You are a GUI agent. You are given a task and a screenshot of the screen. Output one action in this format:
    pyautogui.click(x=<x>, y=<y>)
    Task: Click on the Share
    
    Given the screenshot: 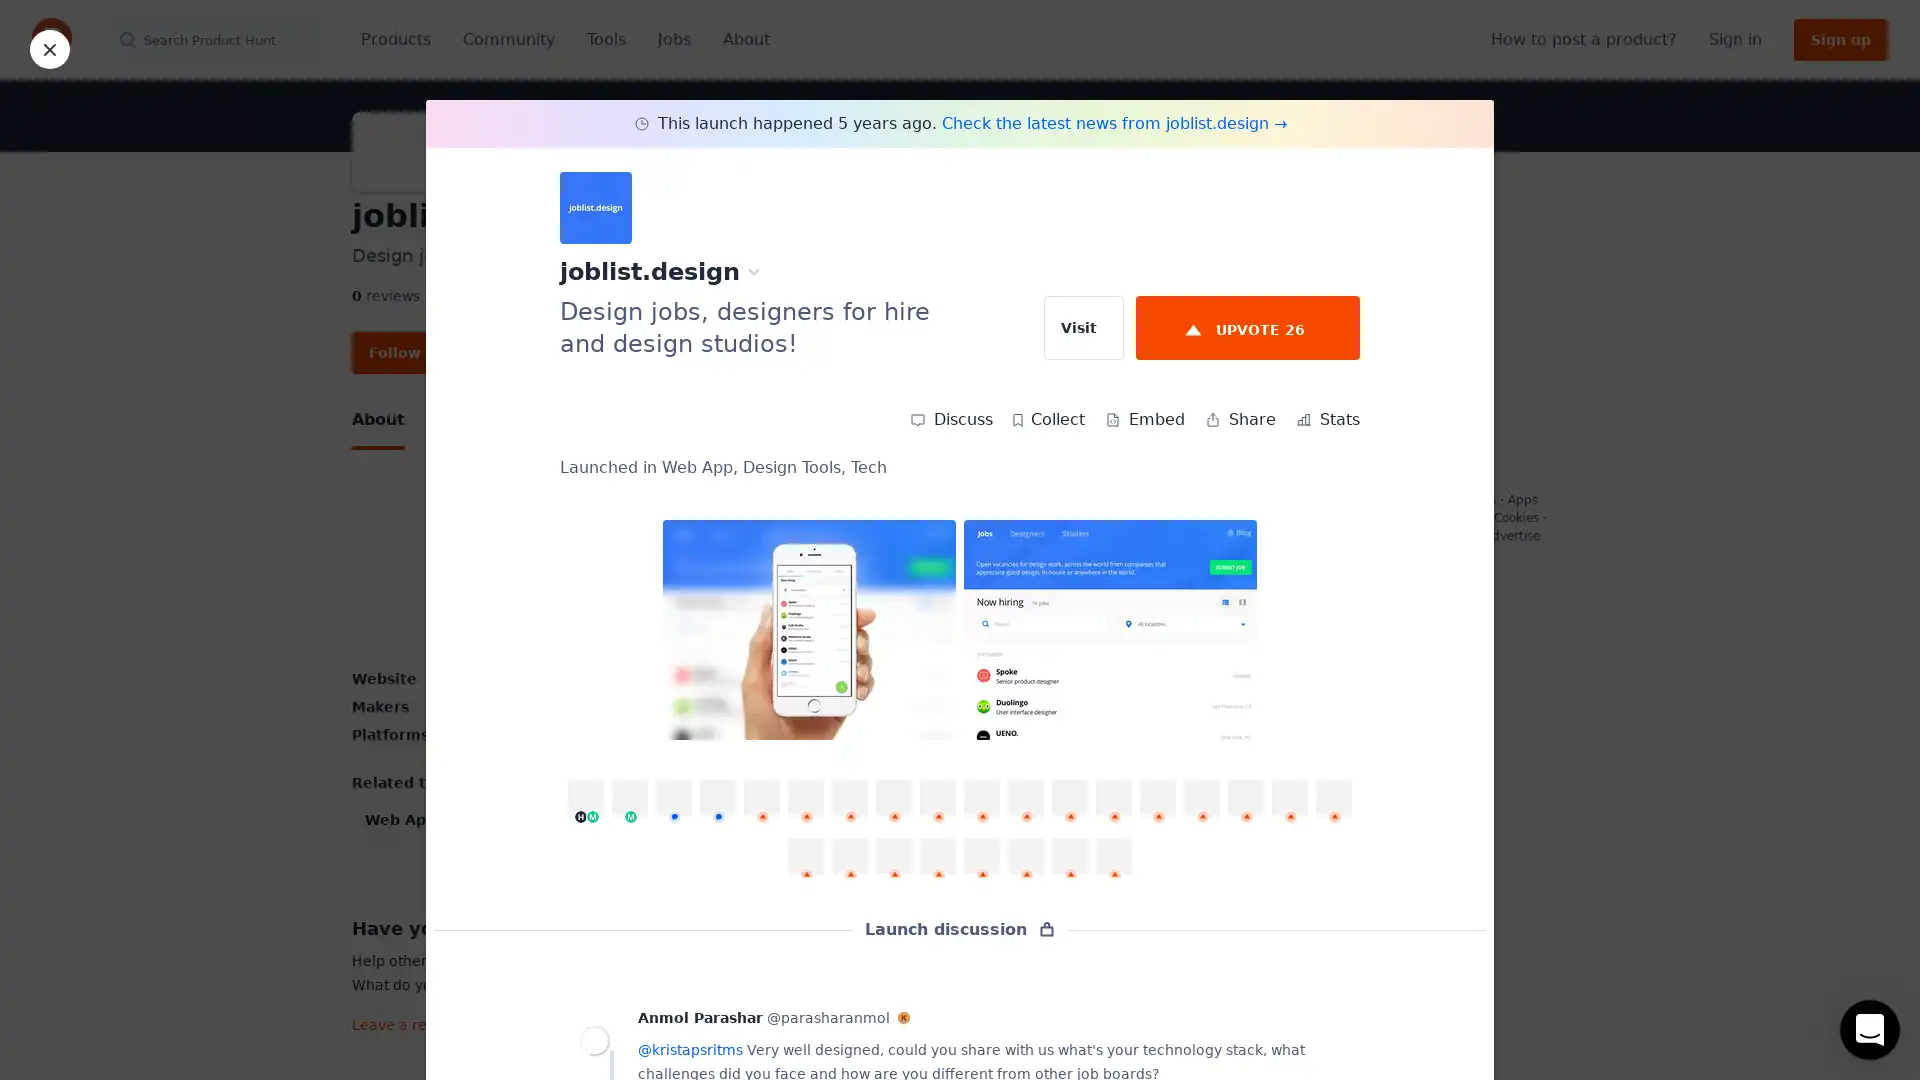 What is the action you would take?
    pyautogui.click(x=1239, y=419)
    